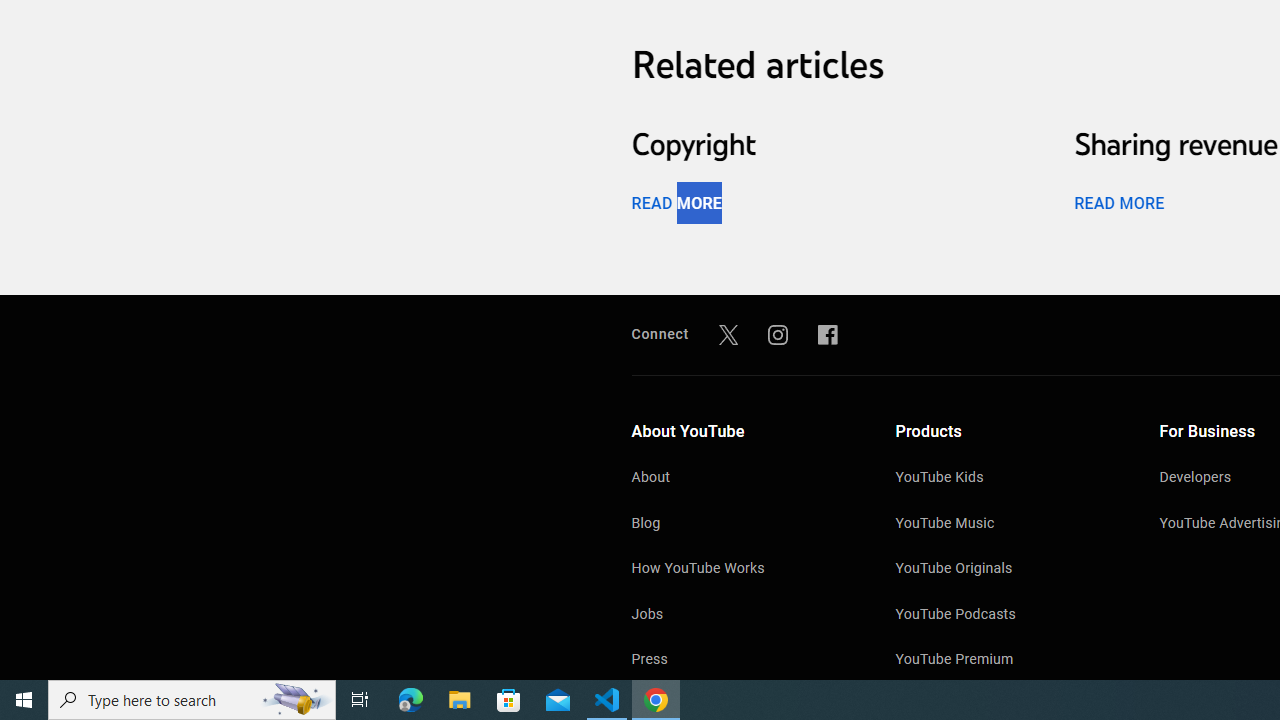 Image resolution: width=1280 pixels, height=720 pixels. I want to click on 'Instagram', so click(777, 333).